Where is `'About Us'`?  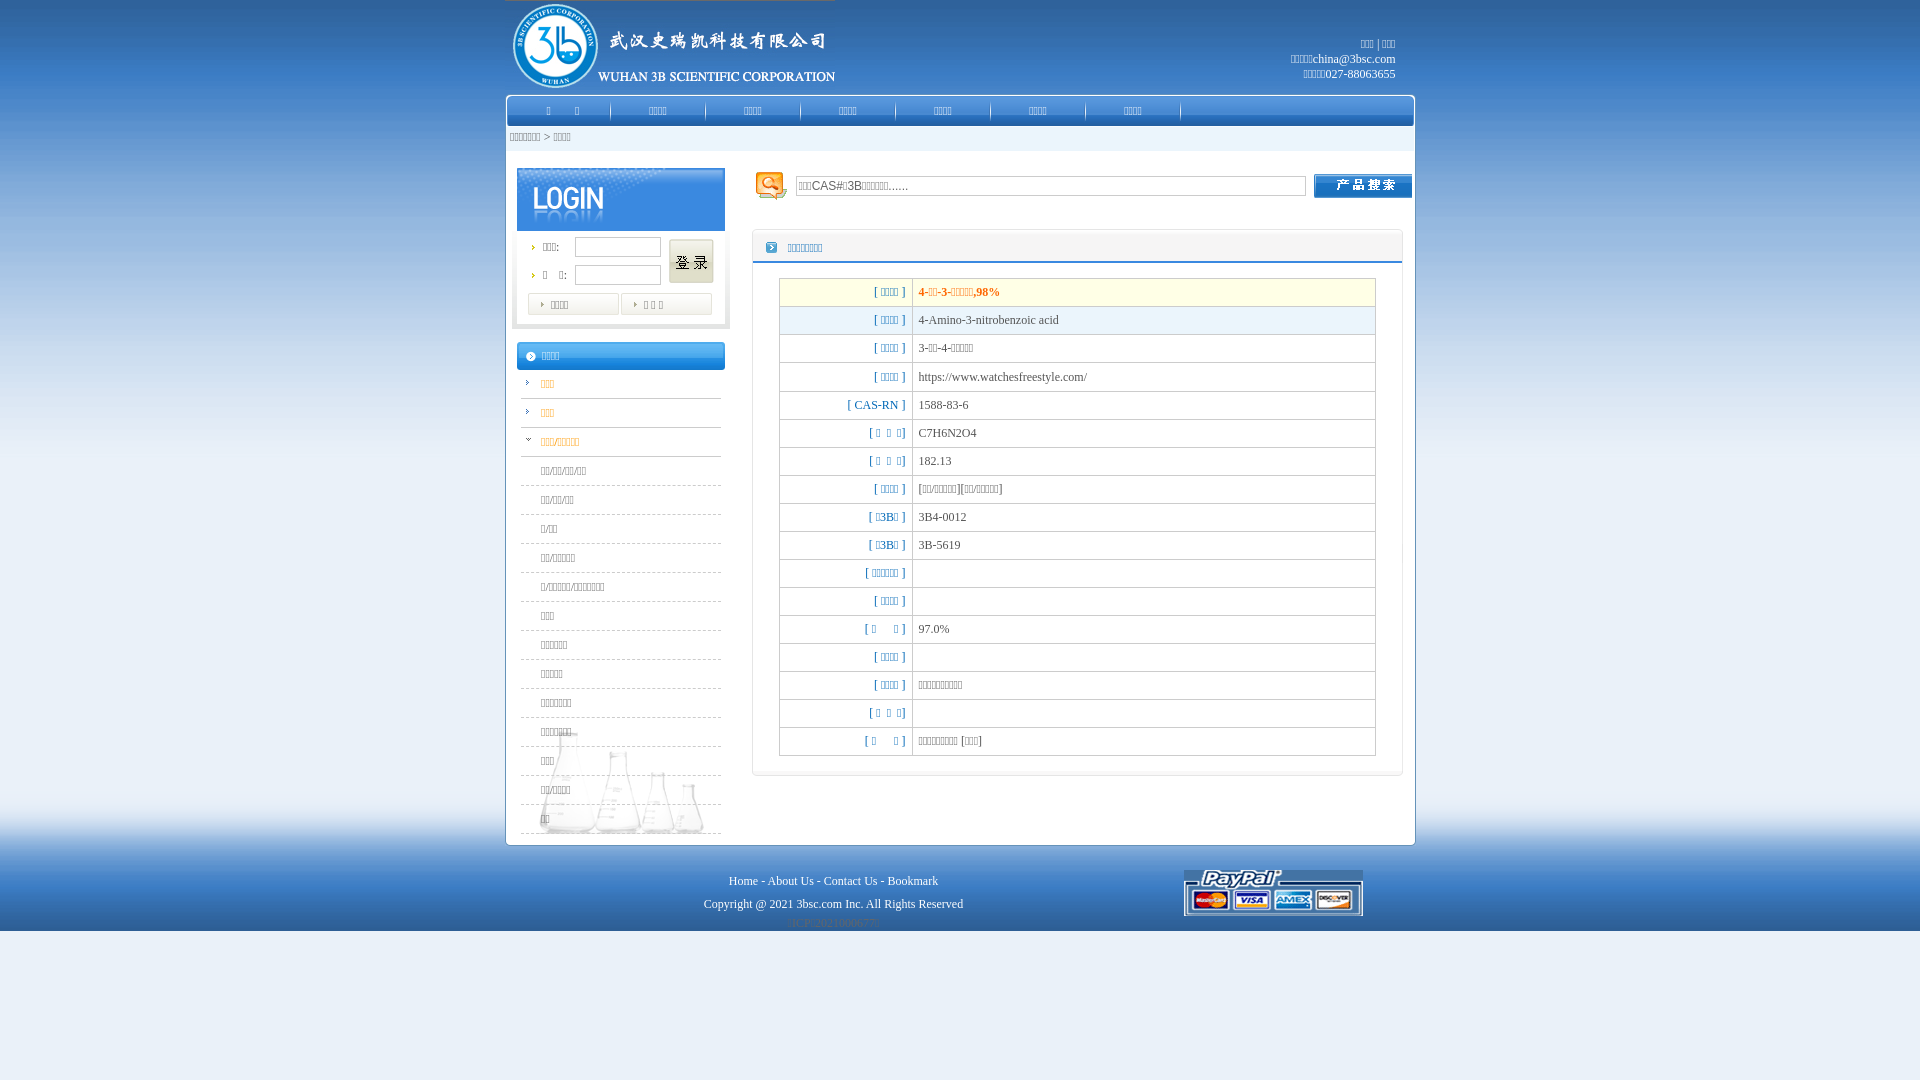 'About Us' is located at coordinates (789, 879).